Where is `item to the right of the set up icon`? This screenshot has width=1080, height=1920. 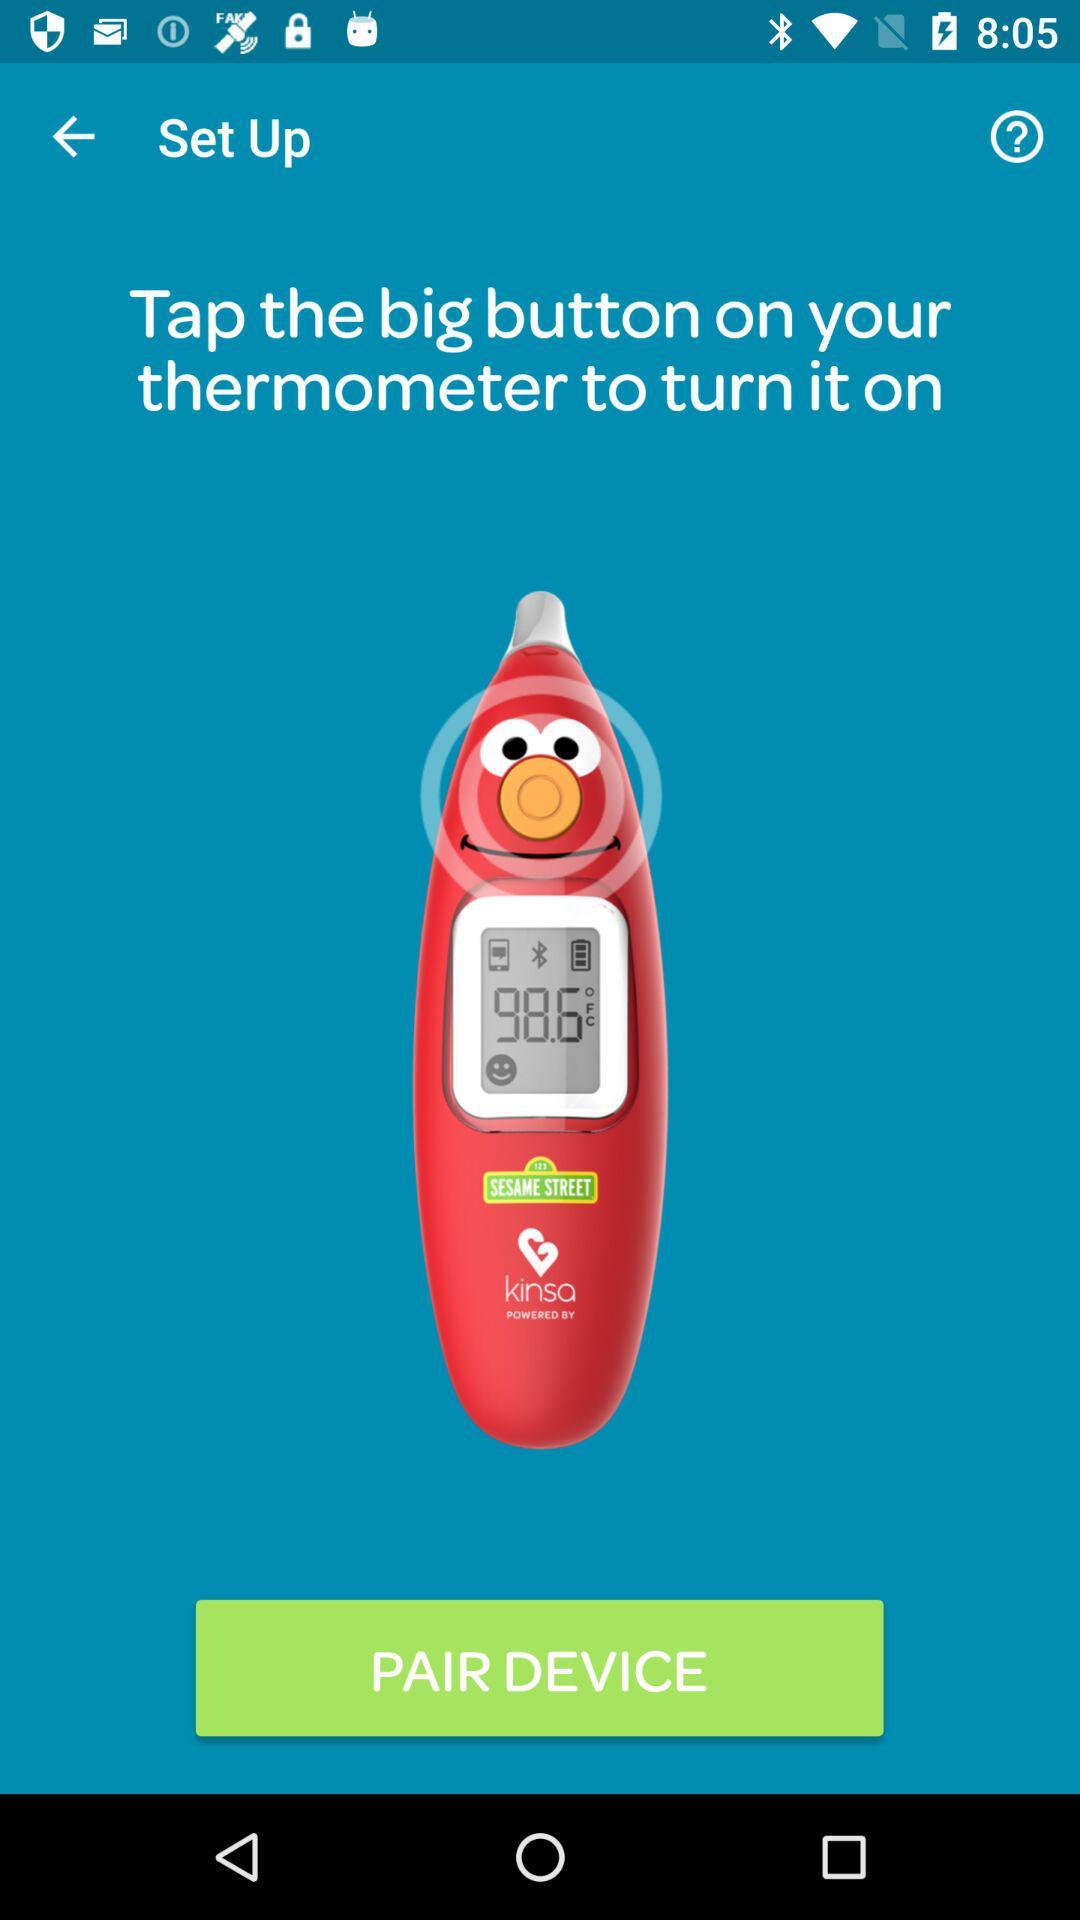
item to the right of the set up icon is located at coordinates (1017, 135).